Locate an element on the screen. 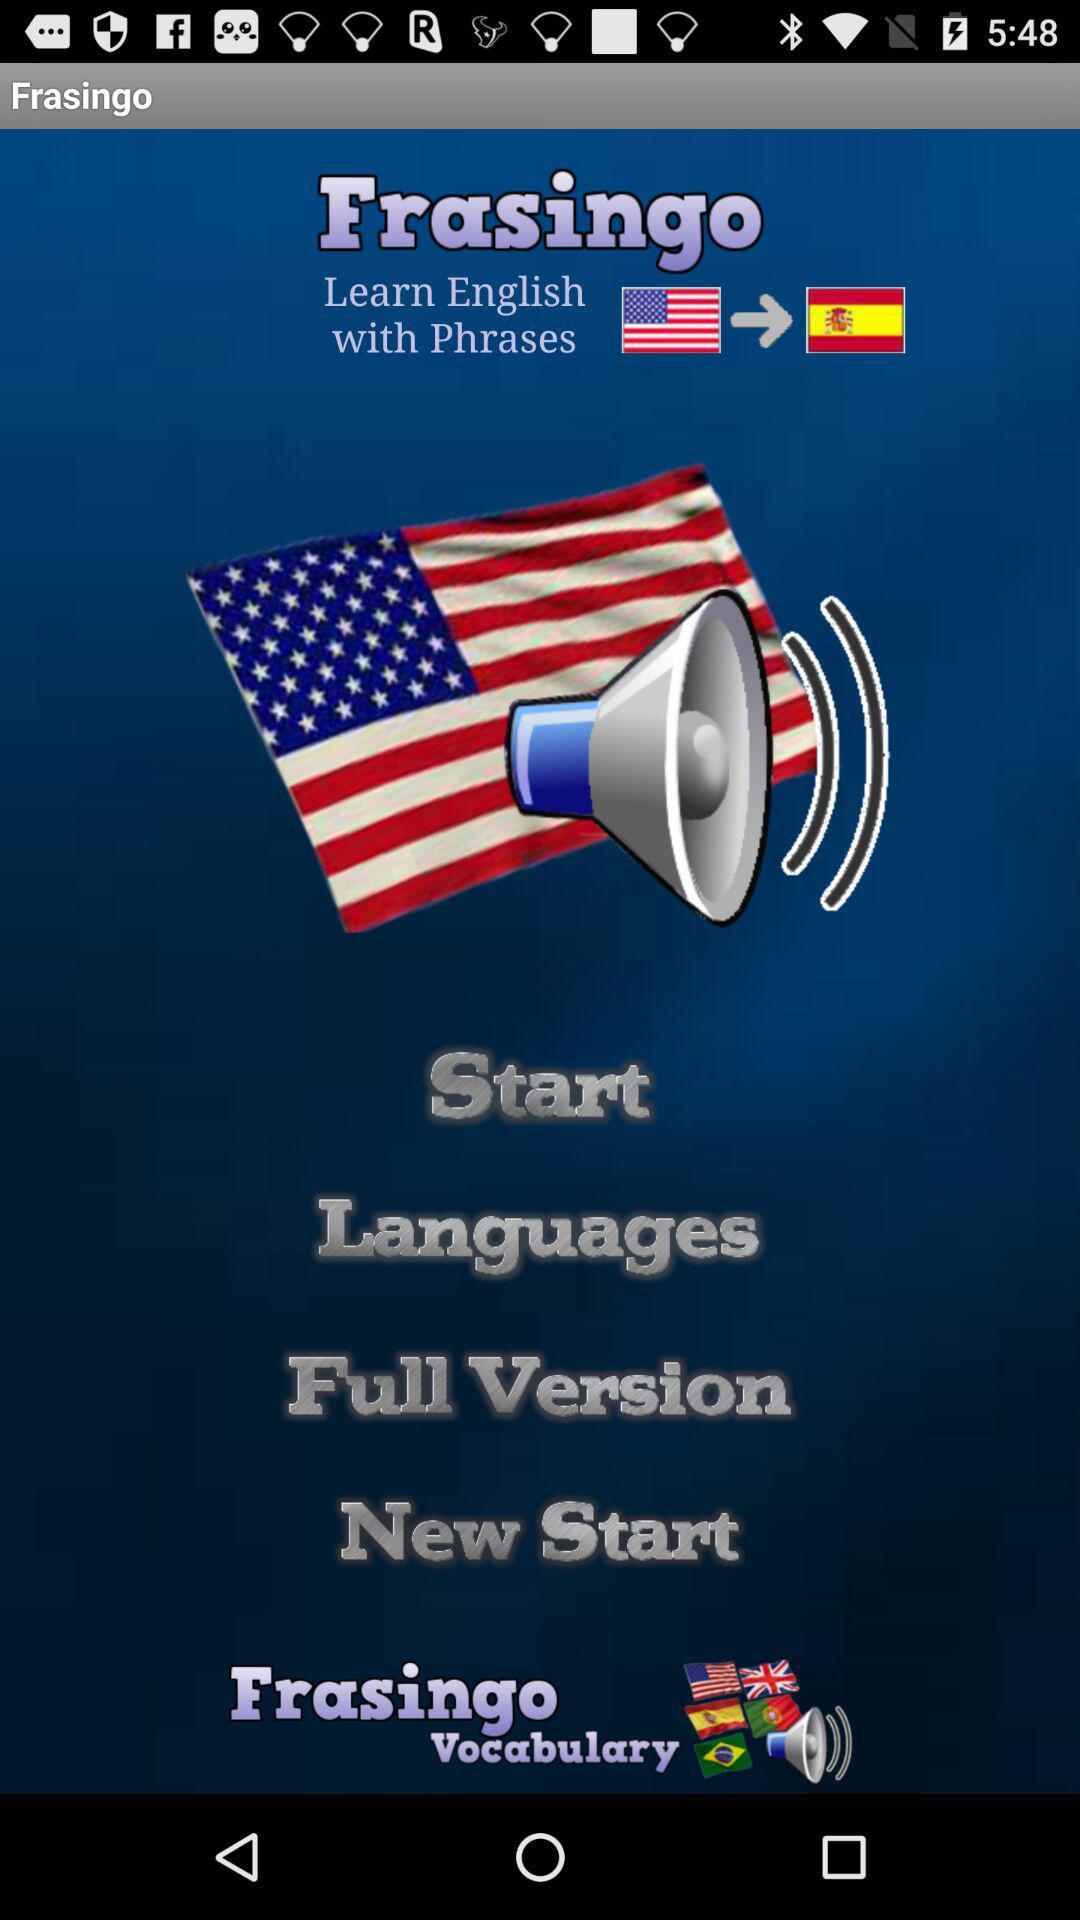 This screenshot has height=1920, width=1080. see full version is located at coordinates (540, 1385).